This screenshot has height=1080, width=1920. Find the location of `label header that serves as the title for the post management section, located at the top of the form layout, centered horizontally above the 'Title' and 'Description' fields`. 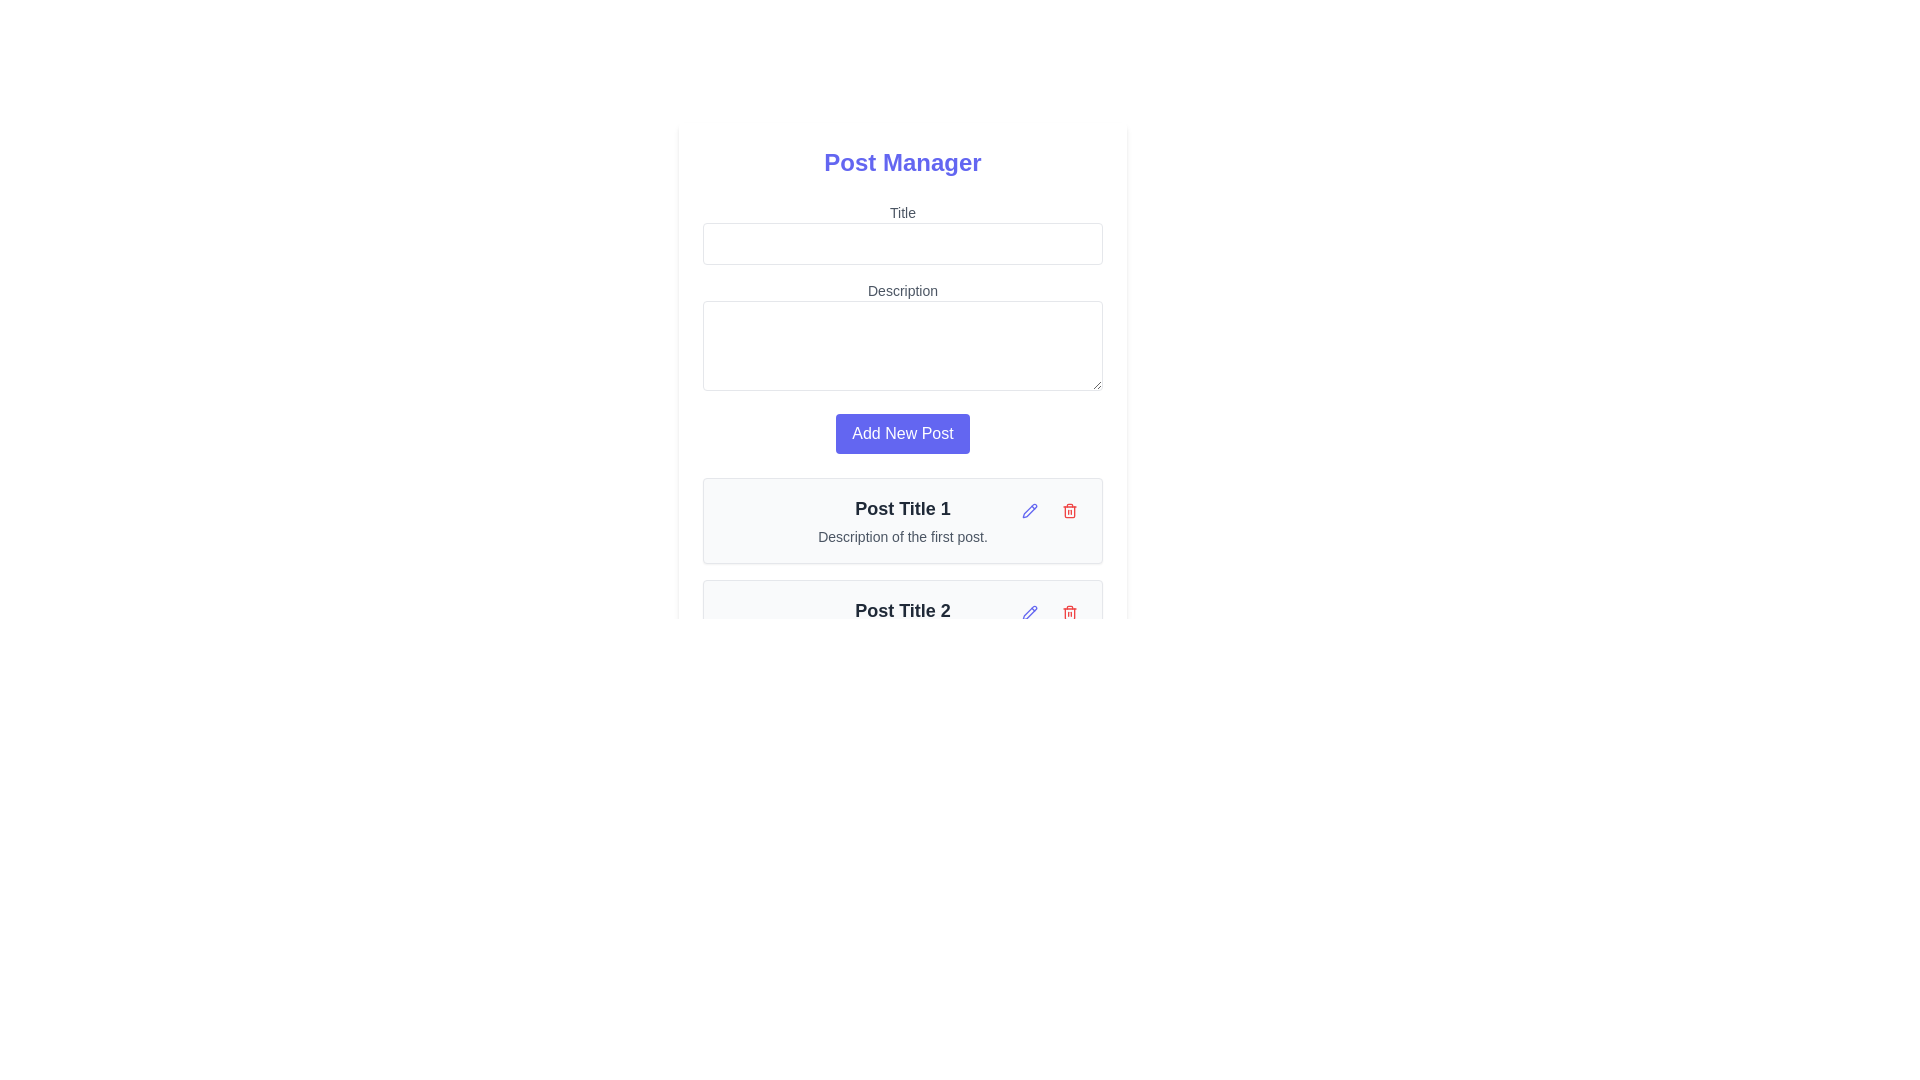

label header that serves as the title for the post management section, located at the top of the form layout, centered horizontally above the 'Title' and 'Description' fields is located at coordinates (901, 161).